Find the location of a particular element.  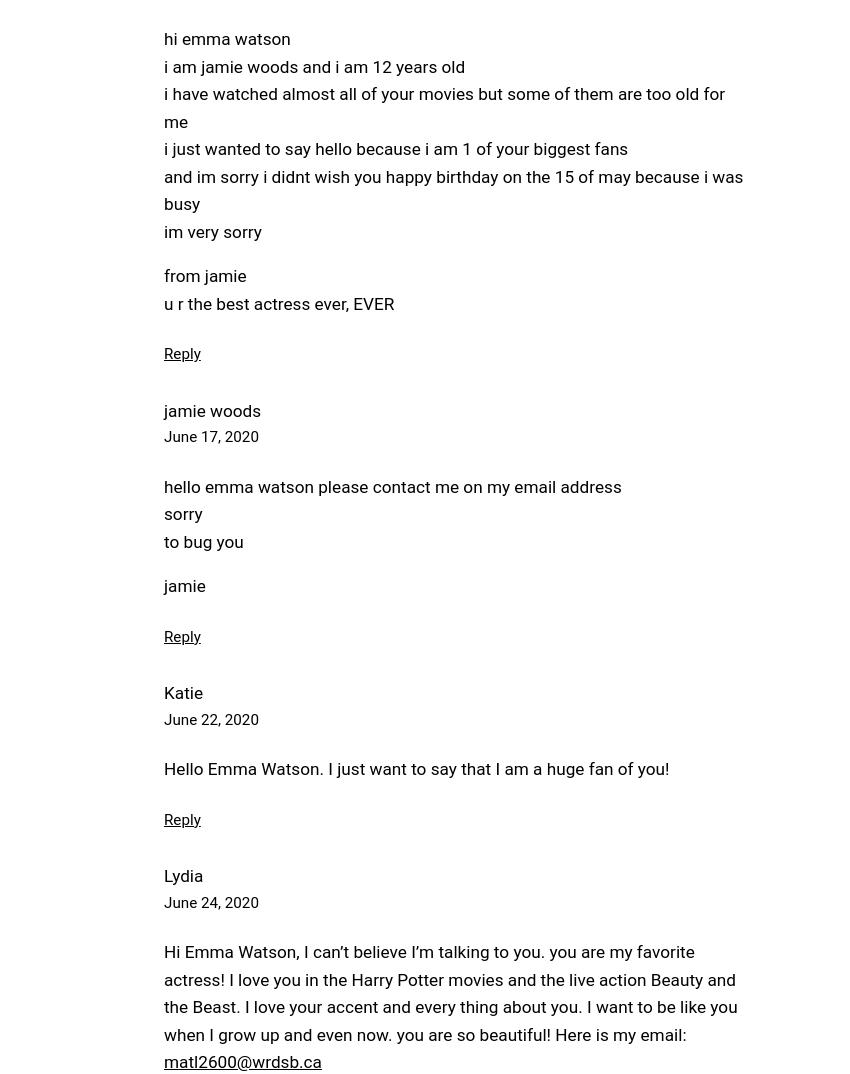

'Hi Emma Watson, I can’t believe I’m talking to you. you are my favorite actress! I love you in the Harry Potter movies and the live action Beauty and the Beast. I love your accent and every thing about you. I want to be like you when I grow up and even now. you are so beautiful! Here is my email:' is located at coordinates (449, 992).